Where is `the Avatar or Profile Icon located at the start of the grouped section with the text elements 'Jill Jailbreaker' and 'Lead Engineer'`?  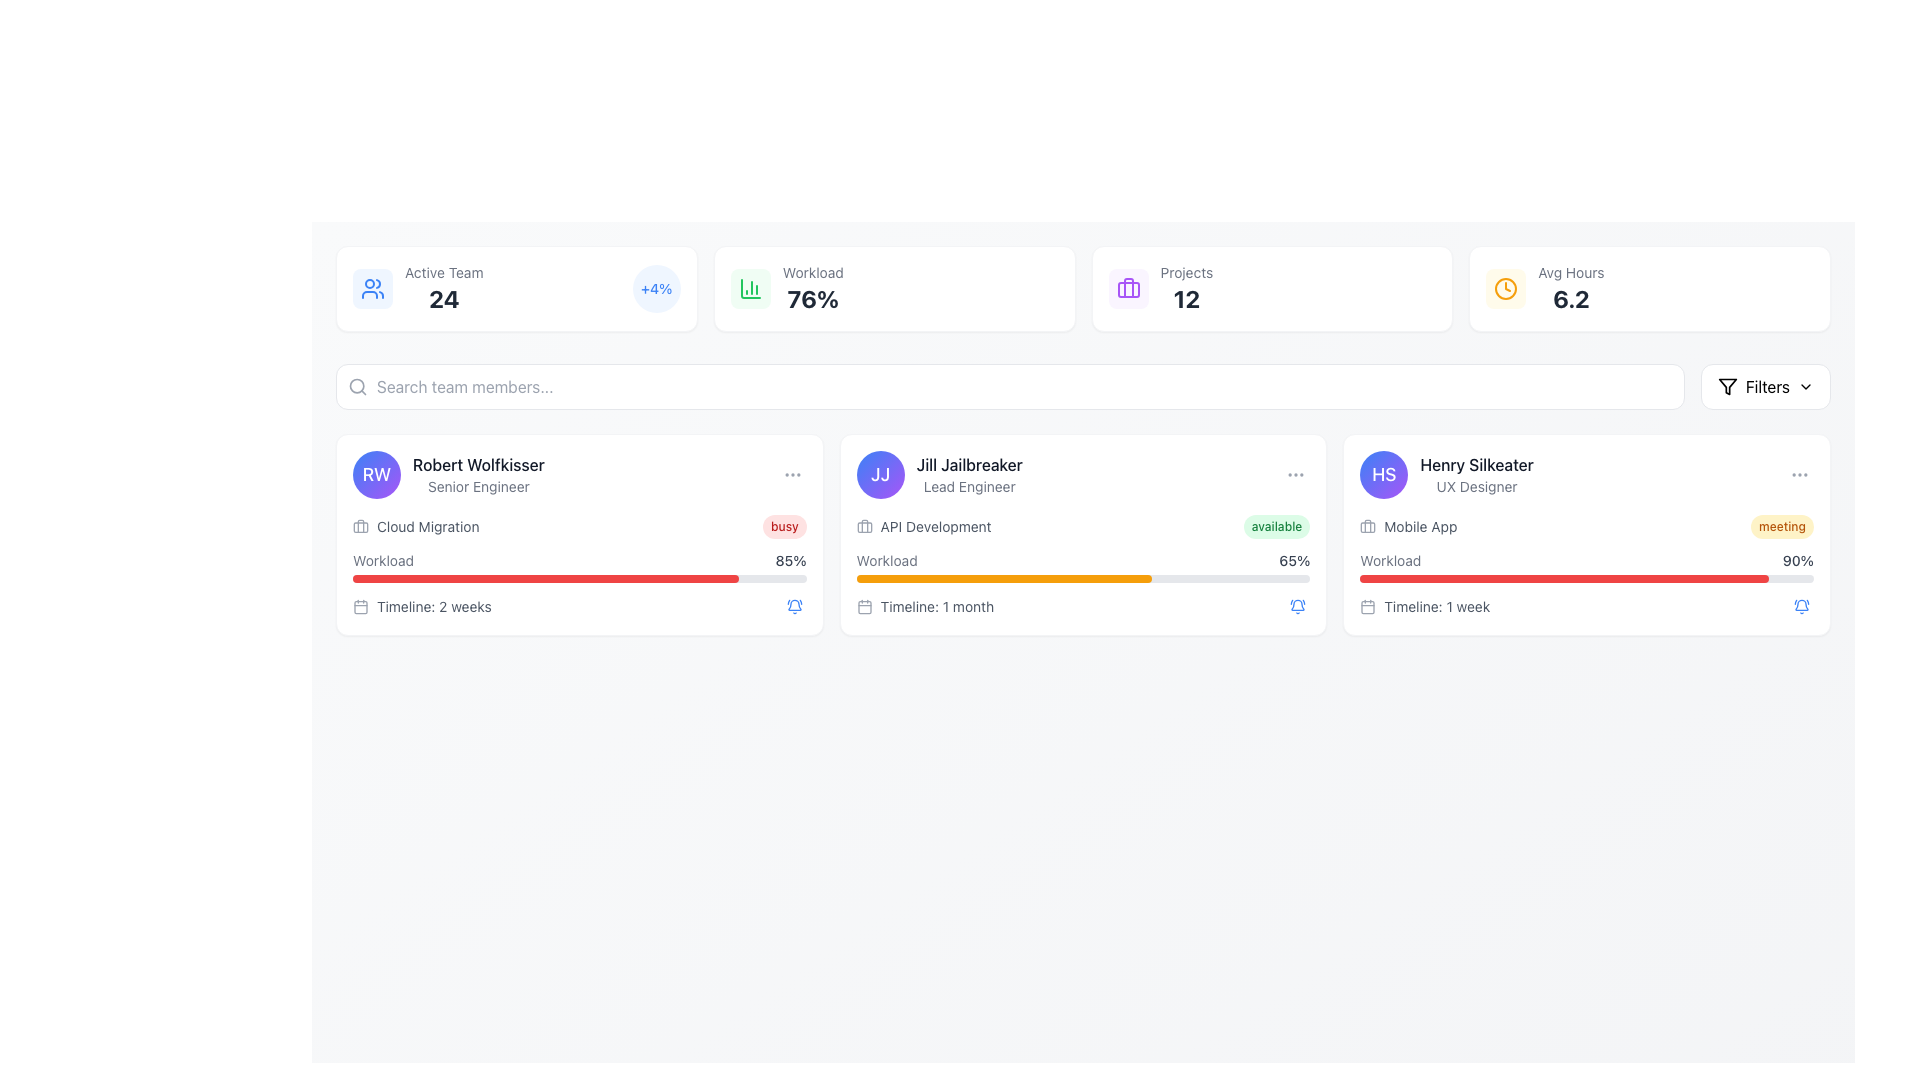
the Avatar or Profile Icon located at the start of the grouped section with the text elements 'Jill Jailbreaker' and 'Lead Engineer' is located at coordinates (880, 474).